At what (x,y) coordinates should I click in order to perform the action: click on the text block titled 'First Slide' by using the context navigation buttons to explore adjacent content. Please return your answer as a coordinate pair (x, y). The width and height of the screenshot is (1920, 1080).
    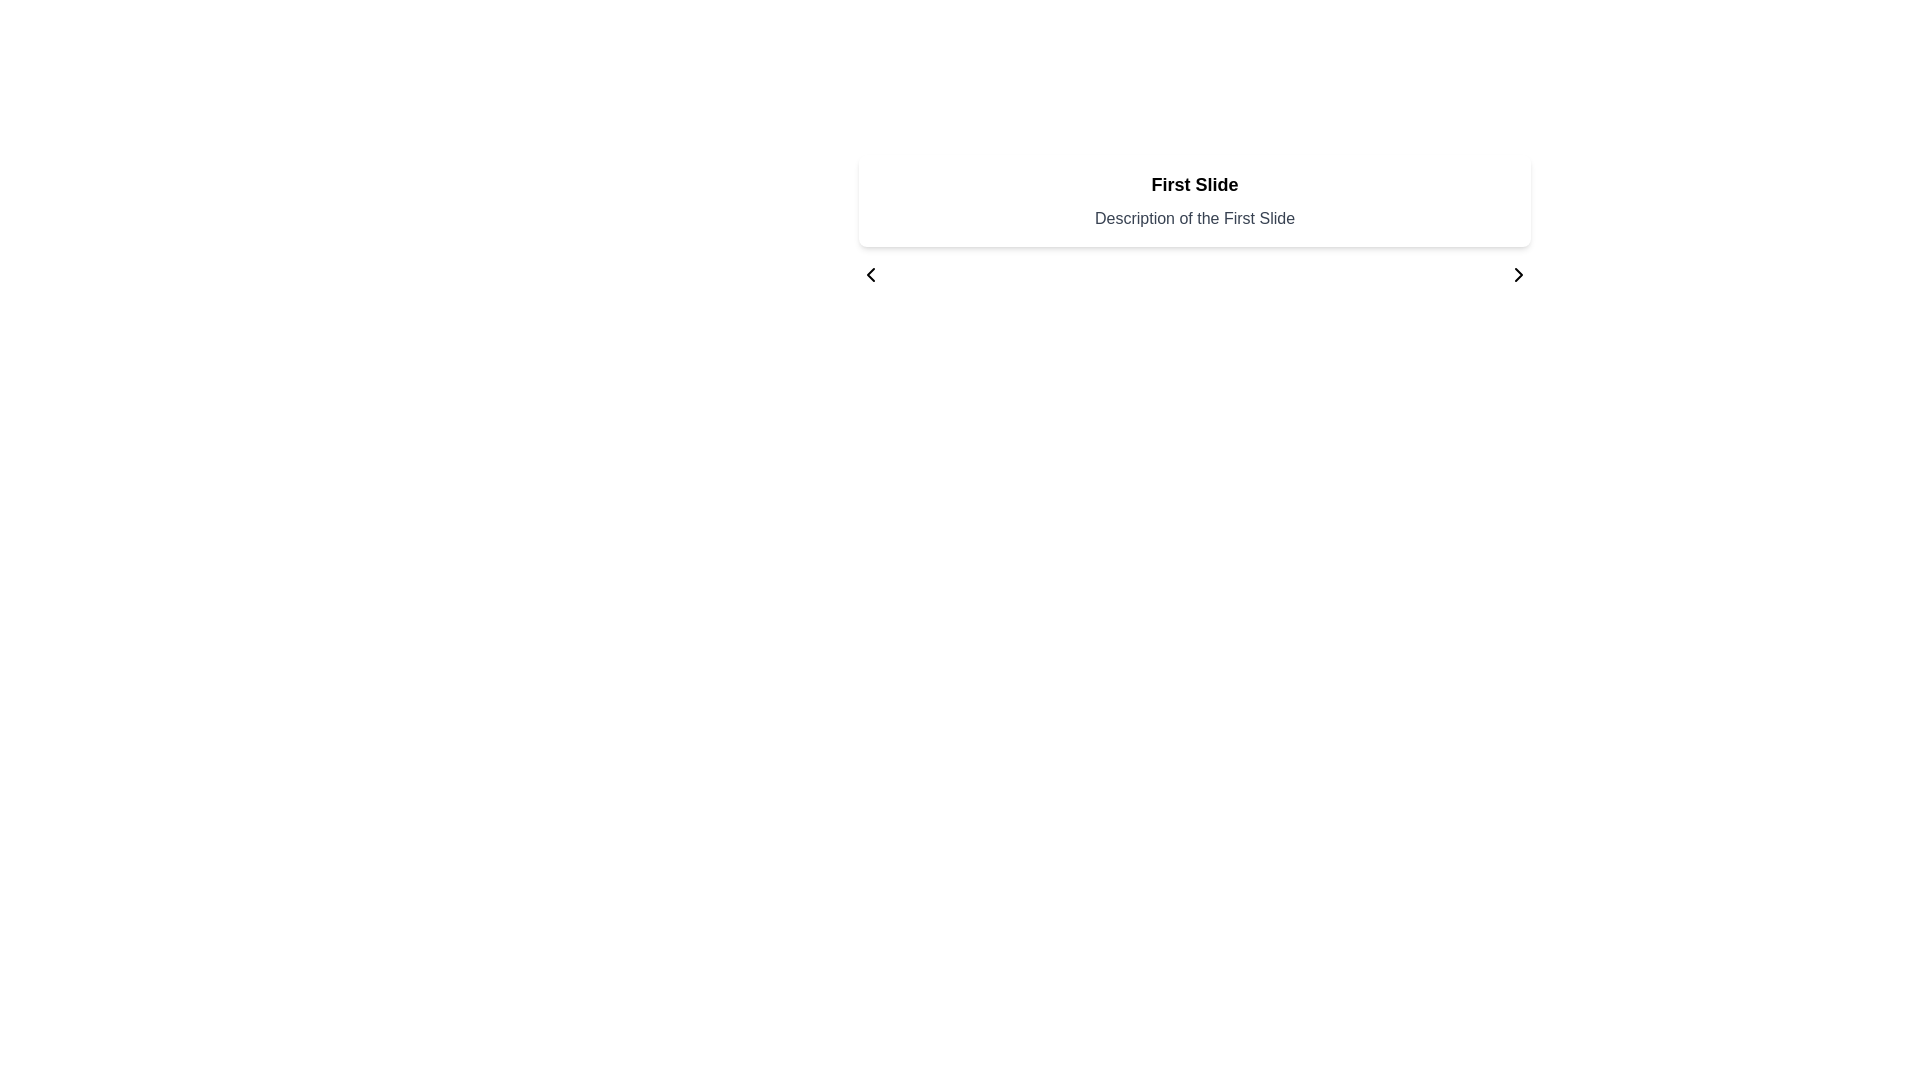
    Looking at the image, I should click on (1195, 200).